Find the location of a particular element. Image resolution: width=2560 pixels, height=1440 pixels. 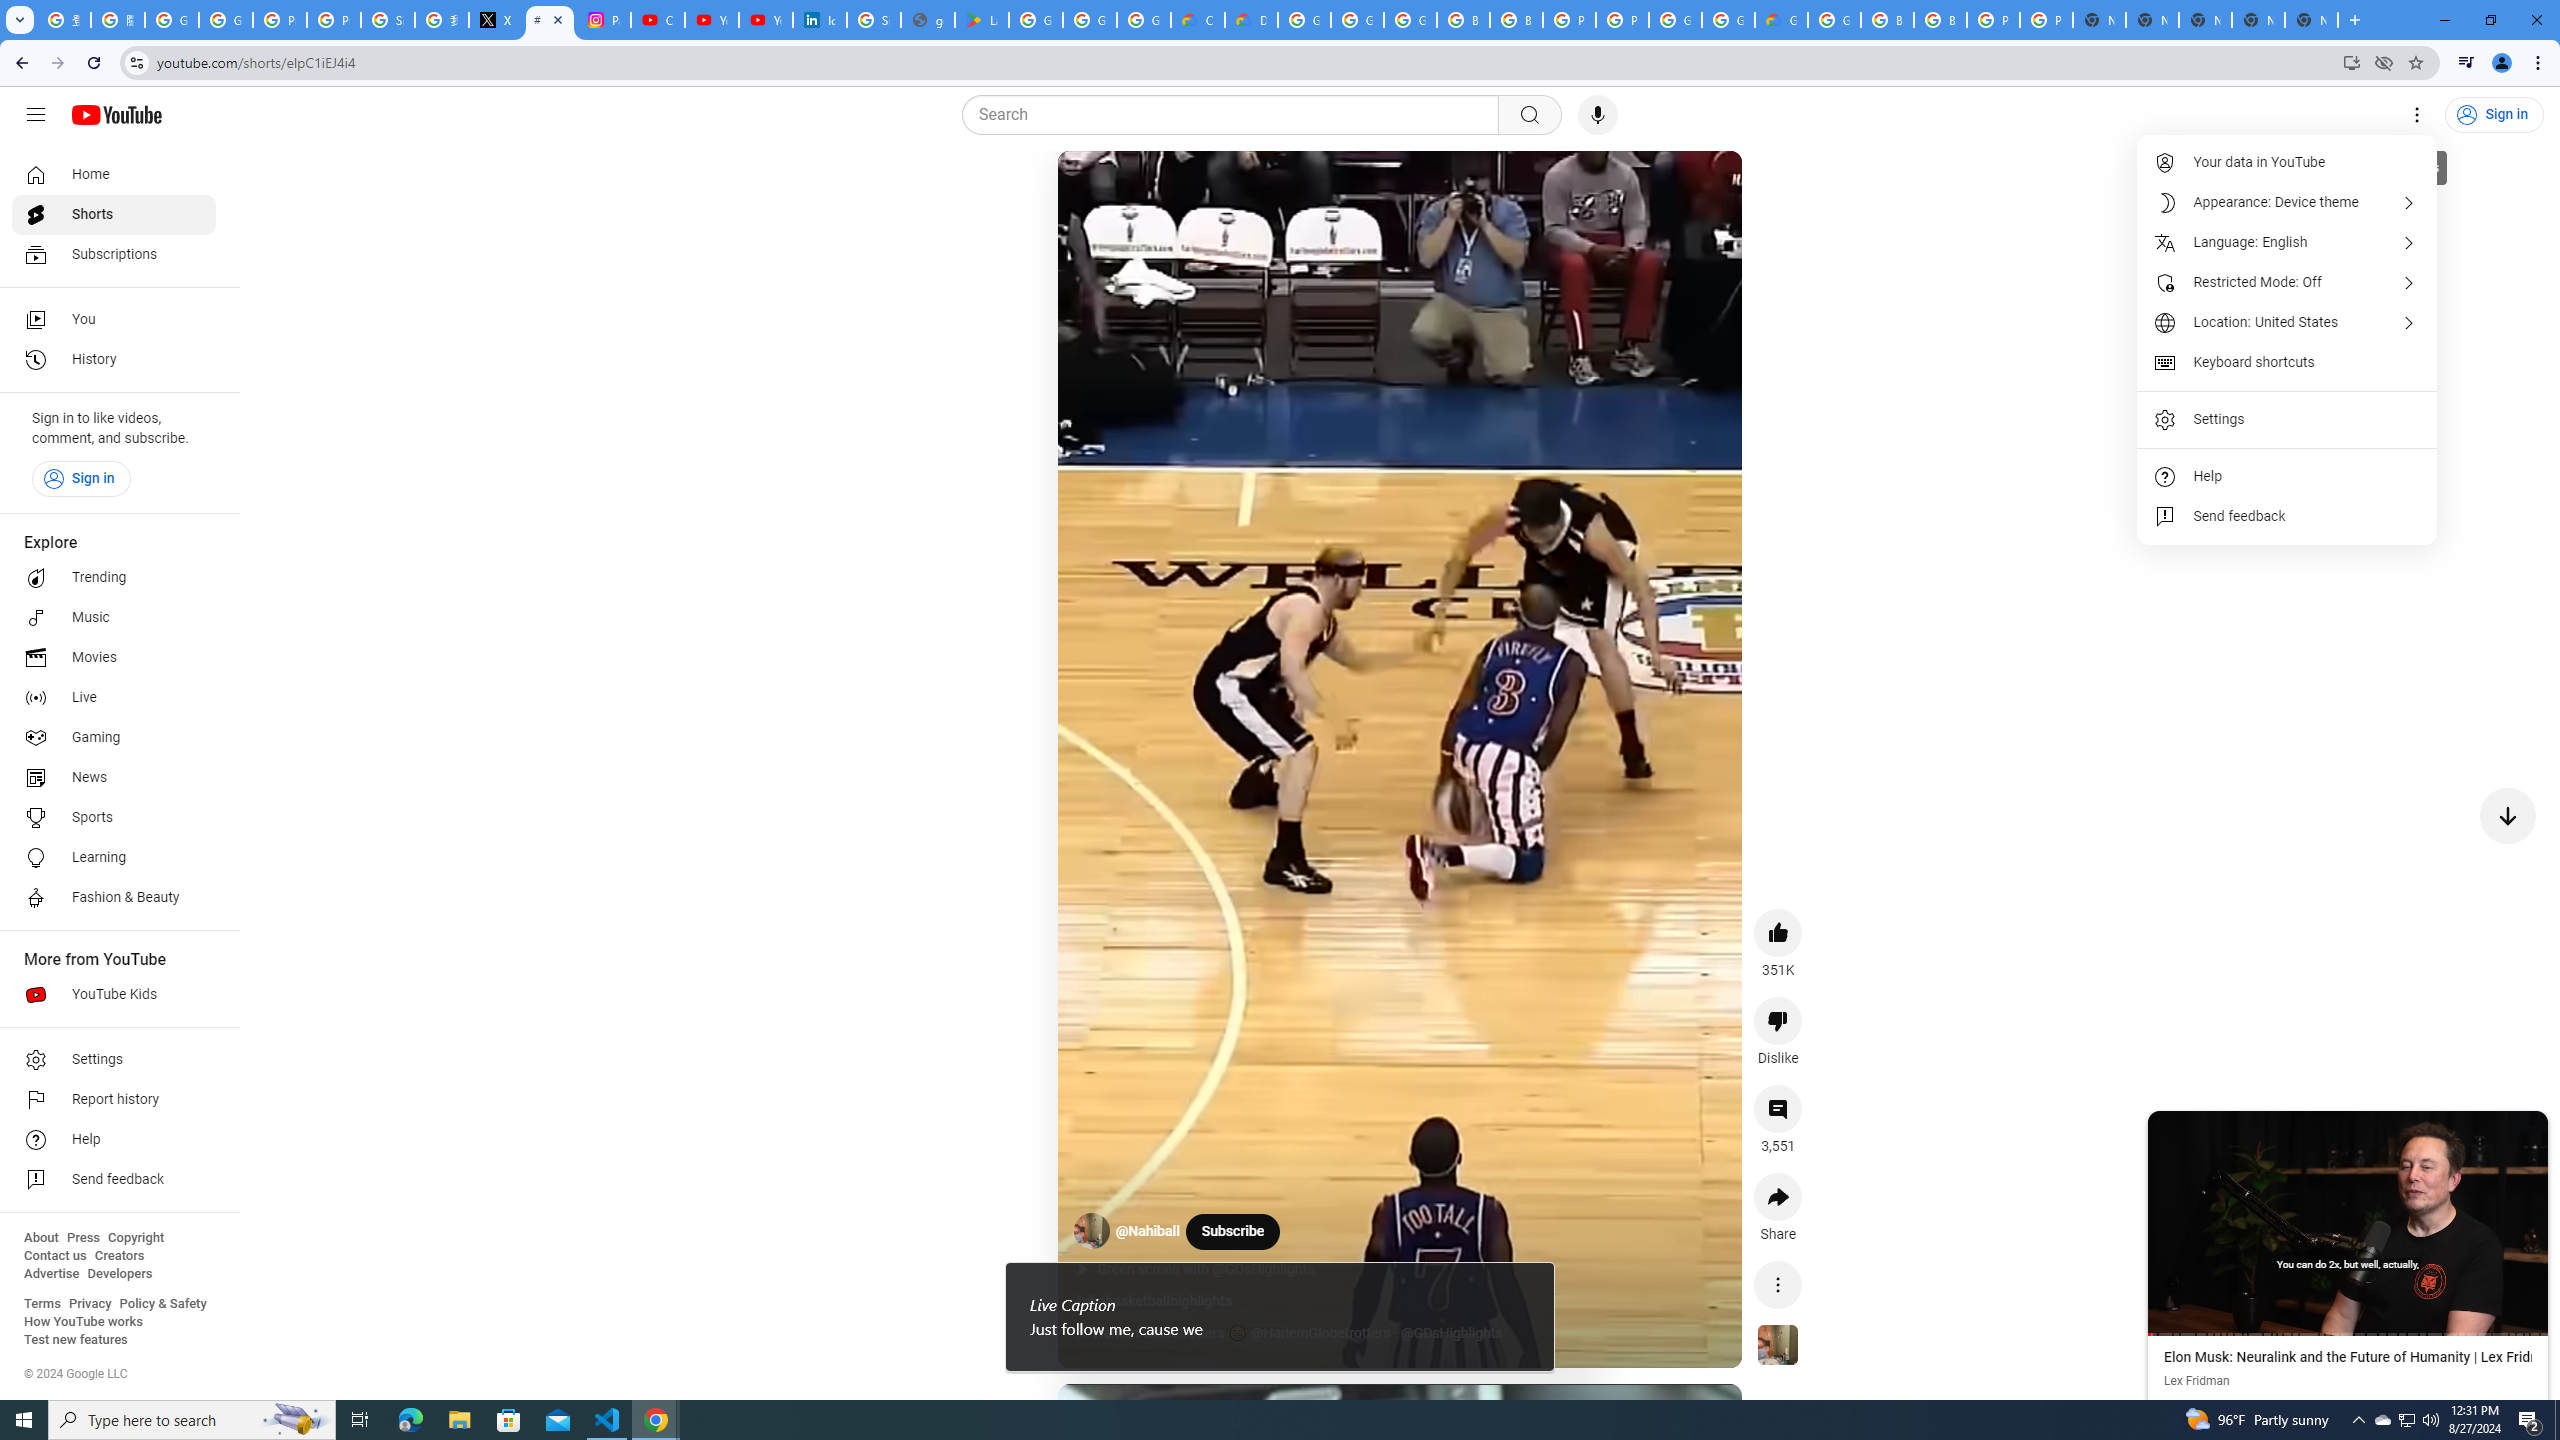

'Learning' is located at coordinates (113, 857).